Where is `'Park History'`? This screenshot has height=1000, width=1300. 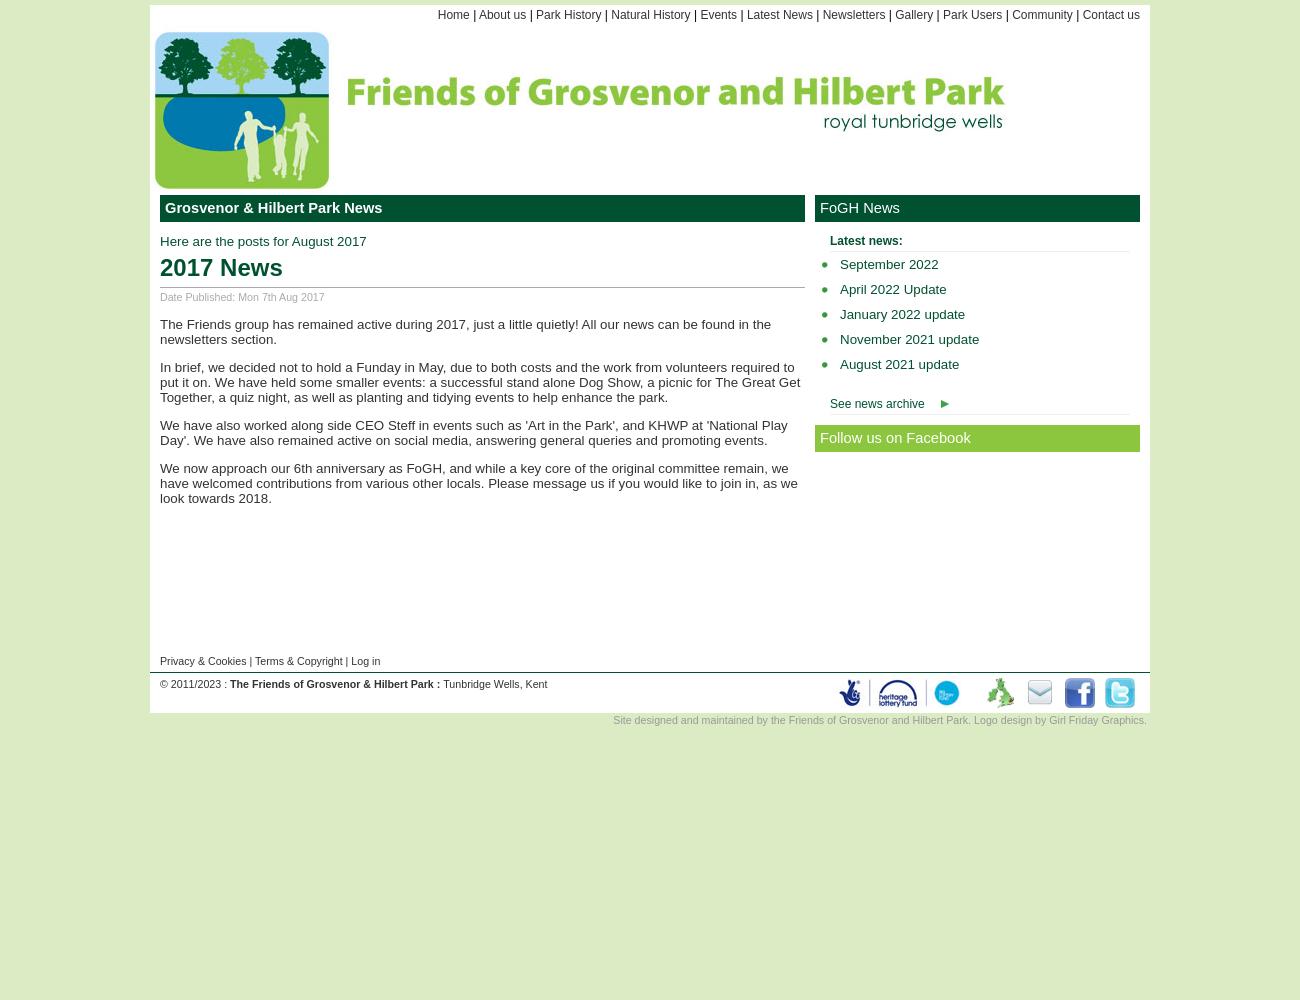
'Park History' is located at coordinates (567, 15).